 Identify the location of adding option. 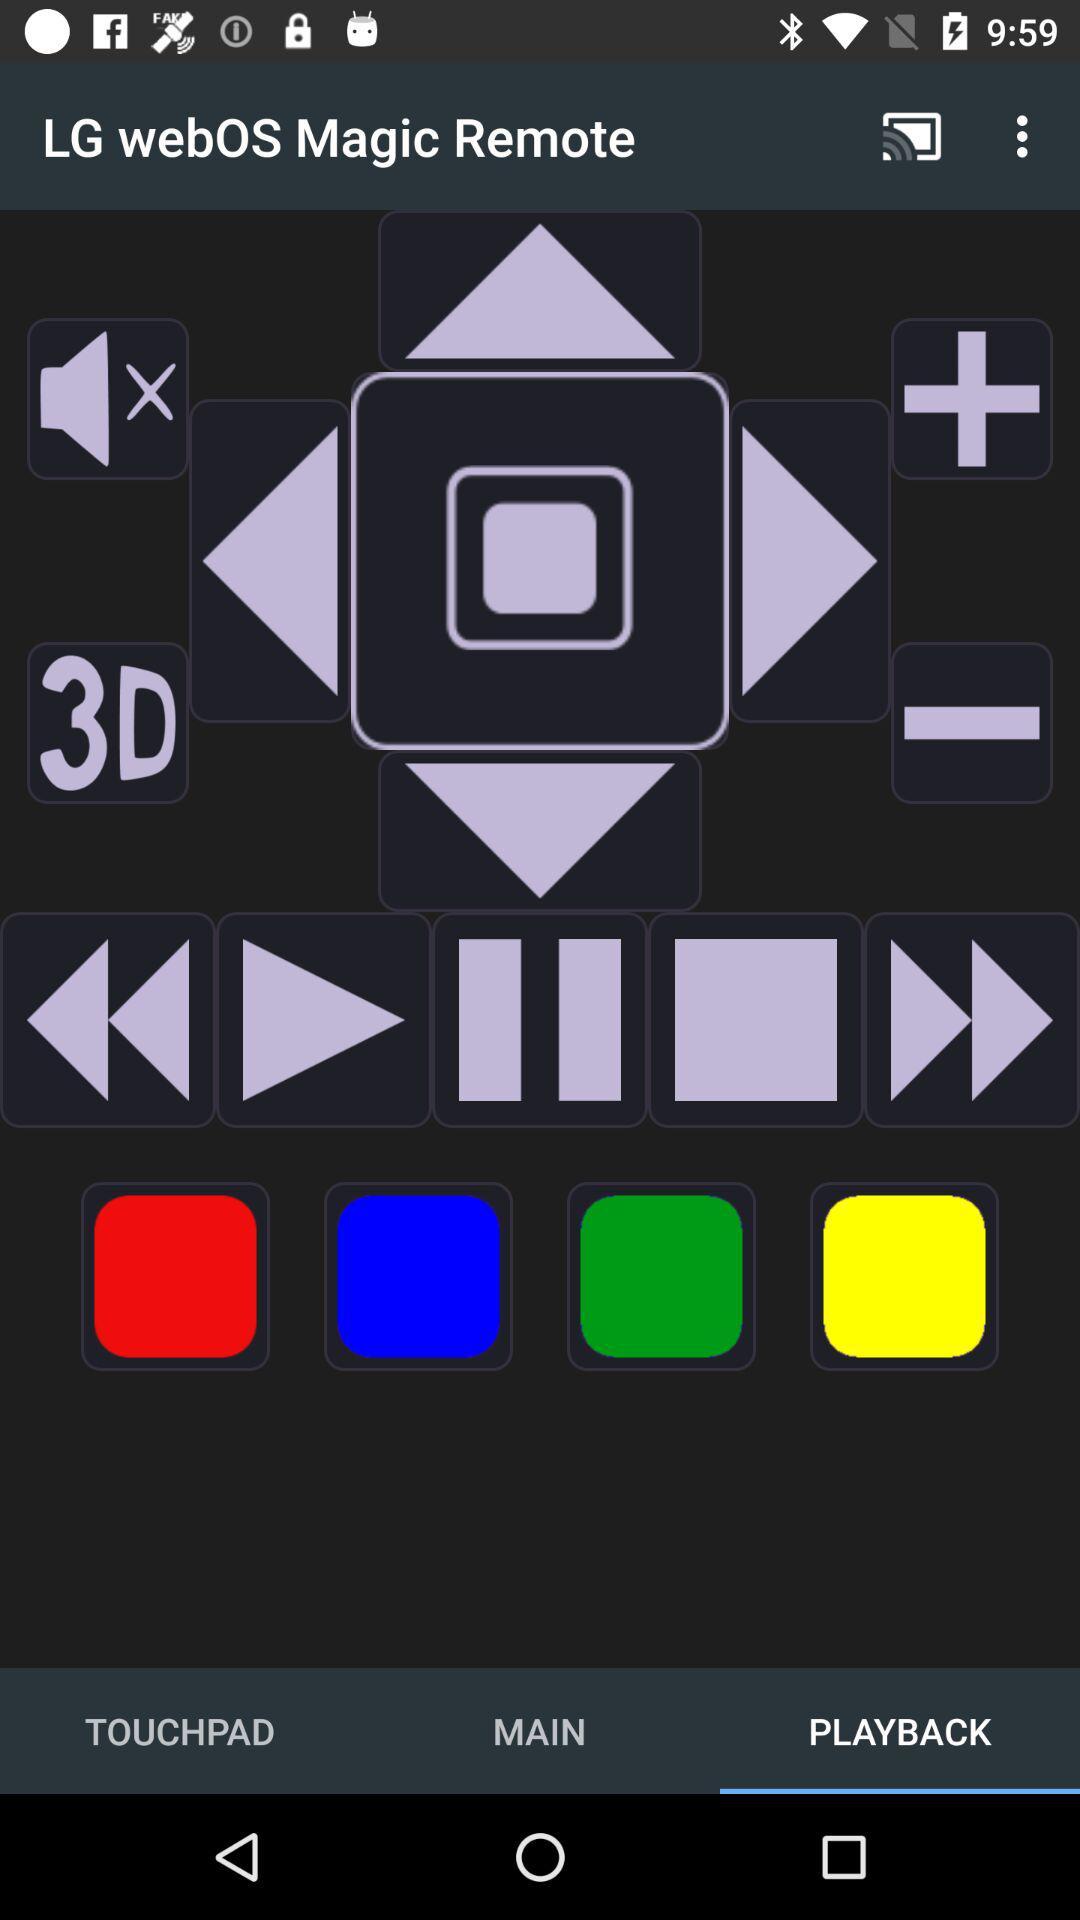
(971, 398).